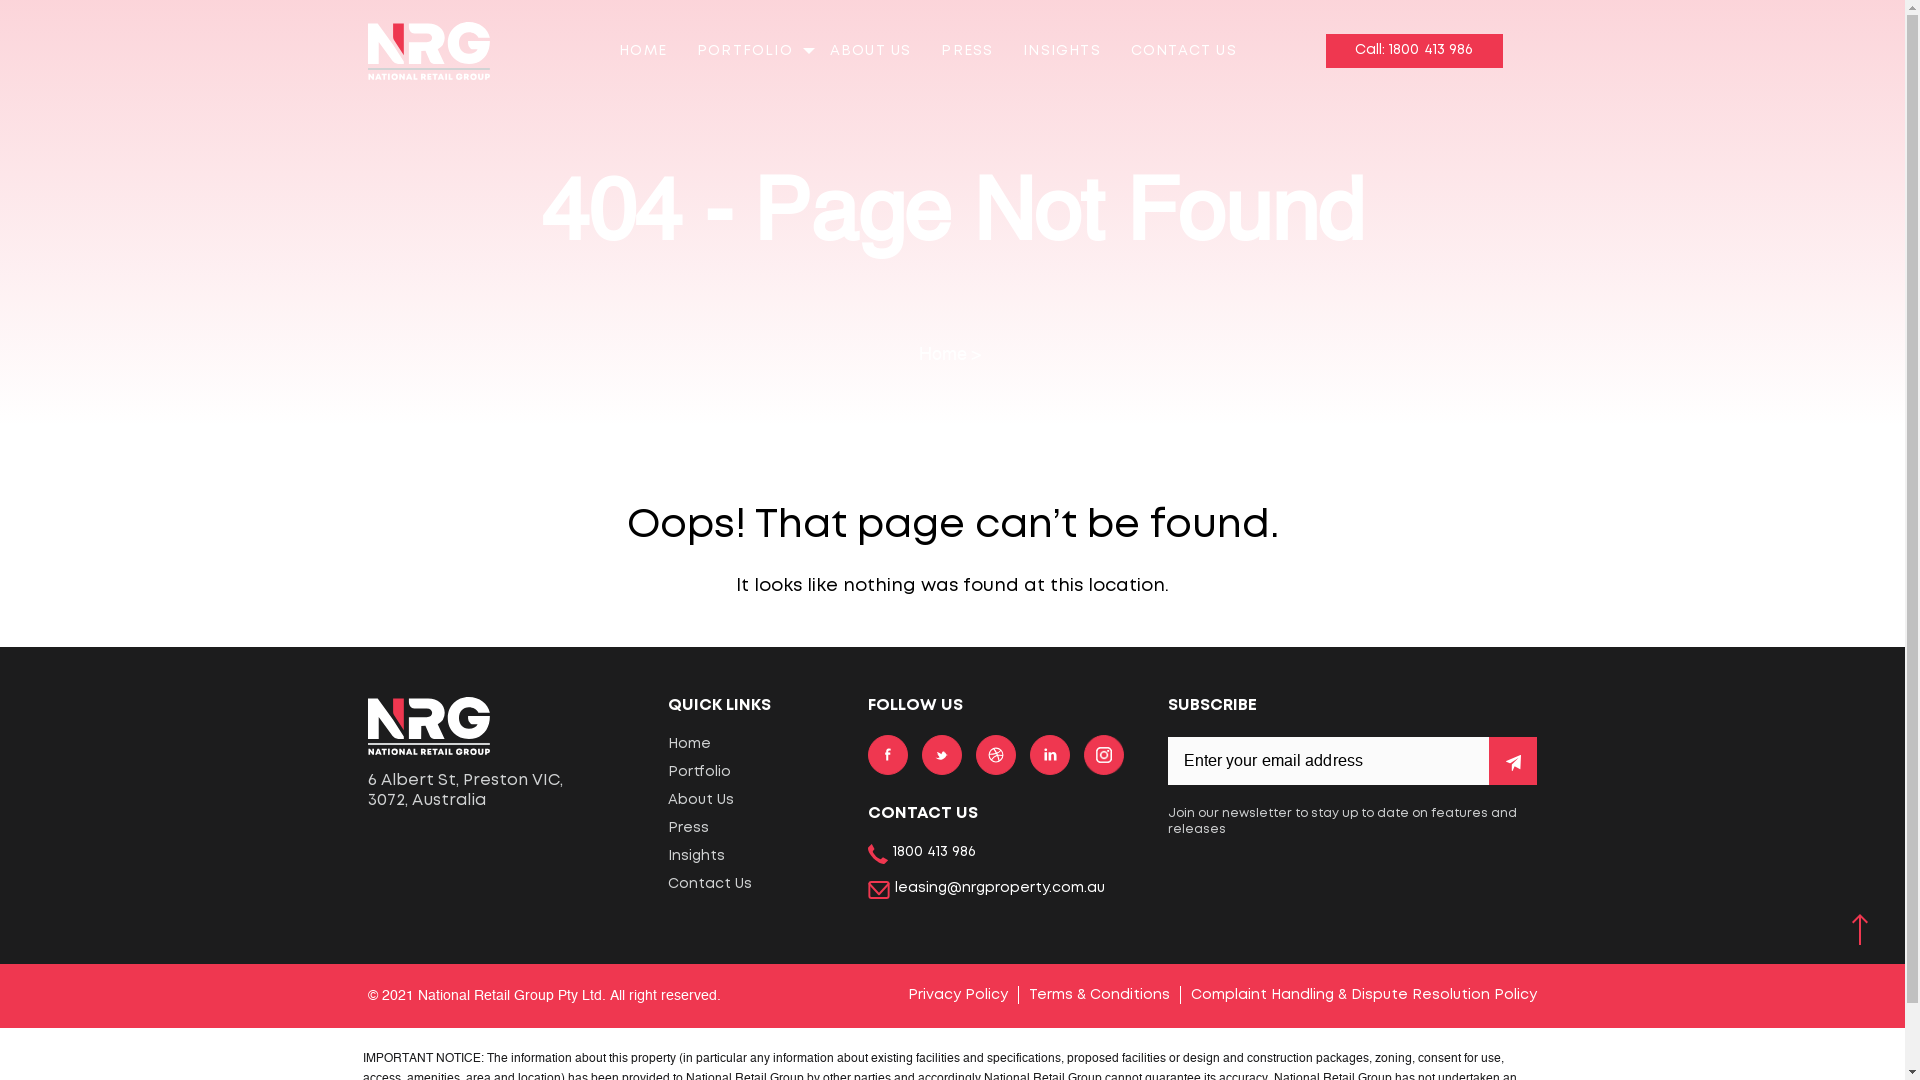 This screenshot has height=1080, width=1920. Describe the element at coordinates (503, 789) in the screenshot. I see `'6 Albert St, Preston VIC,` at that location.